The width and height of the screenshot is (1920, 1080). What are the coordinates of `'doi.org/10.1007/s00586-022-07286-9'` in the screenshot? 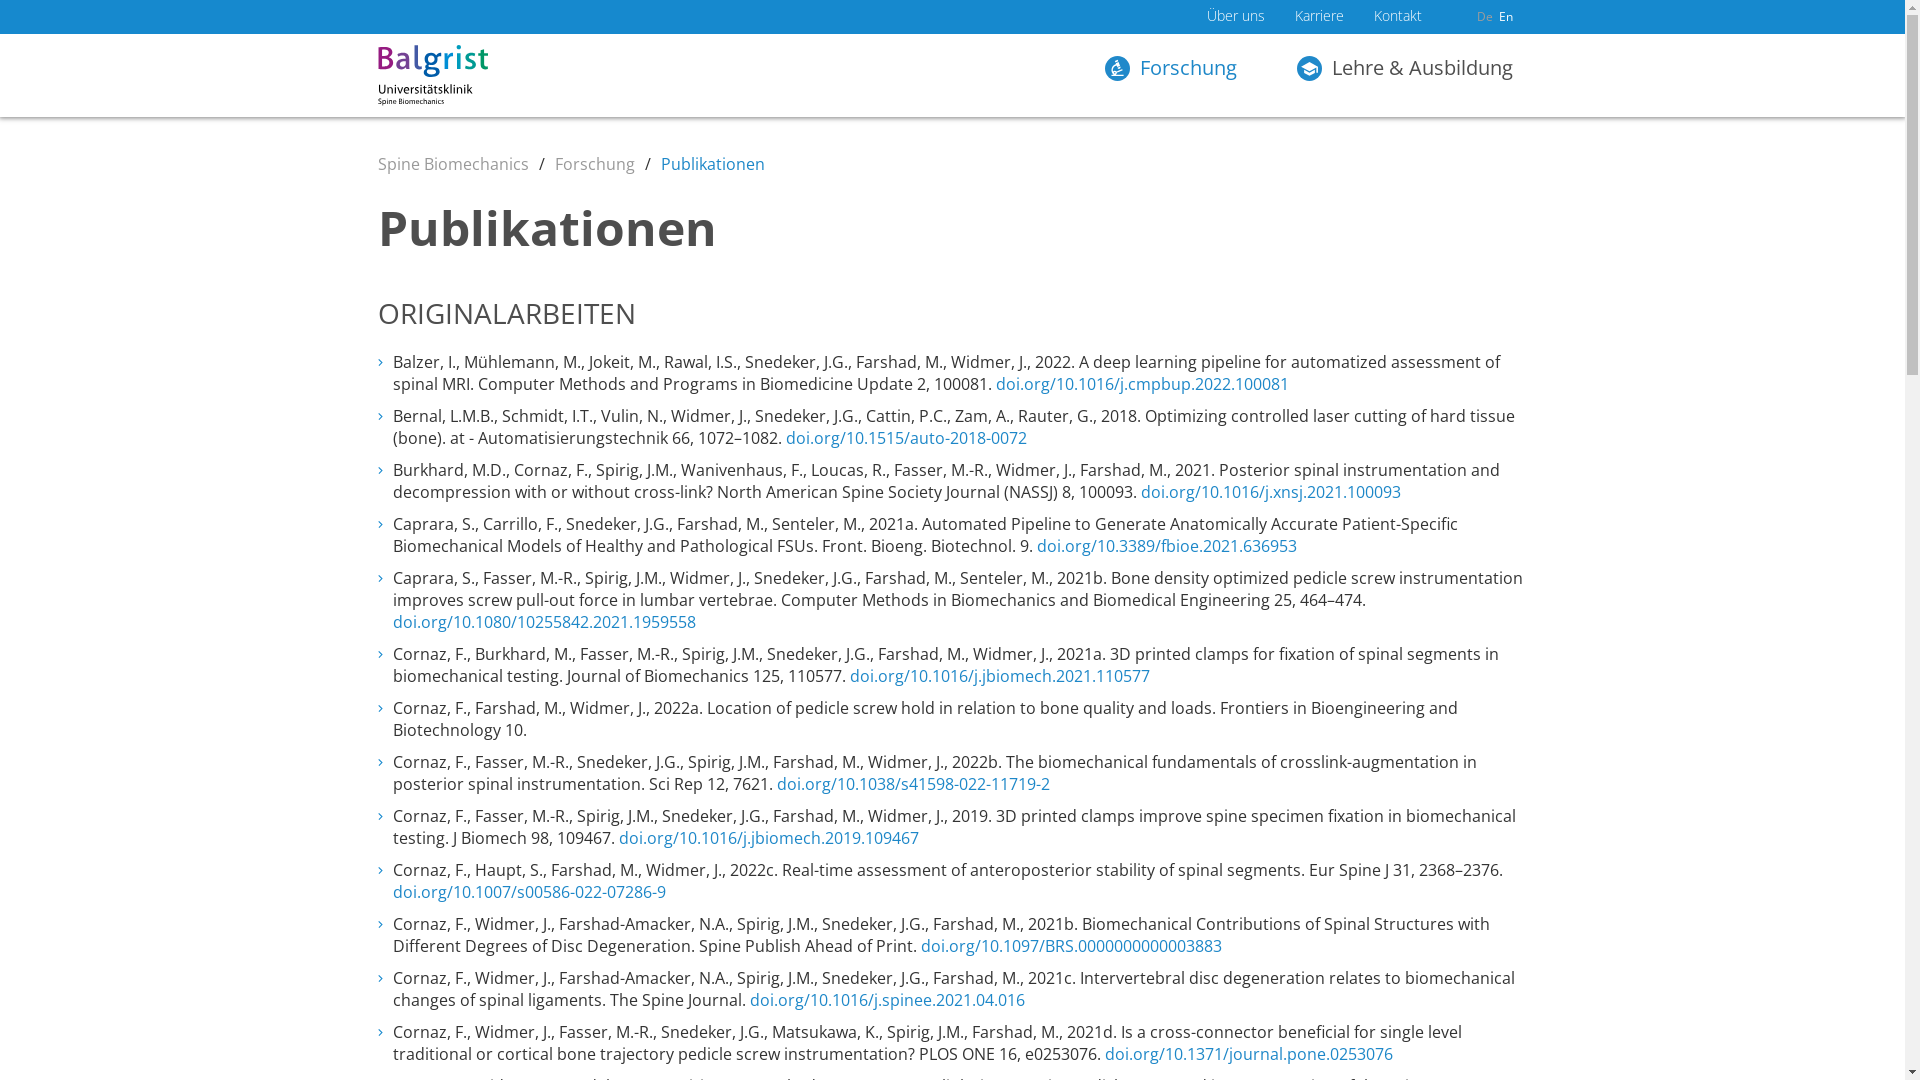 It's located at (528, 890).